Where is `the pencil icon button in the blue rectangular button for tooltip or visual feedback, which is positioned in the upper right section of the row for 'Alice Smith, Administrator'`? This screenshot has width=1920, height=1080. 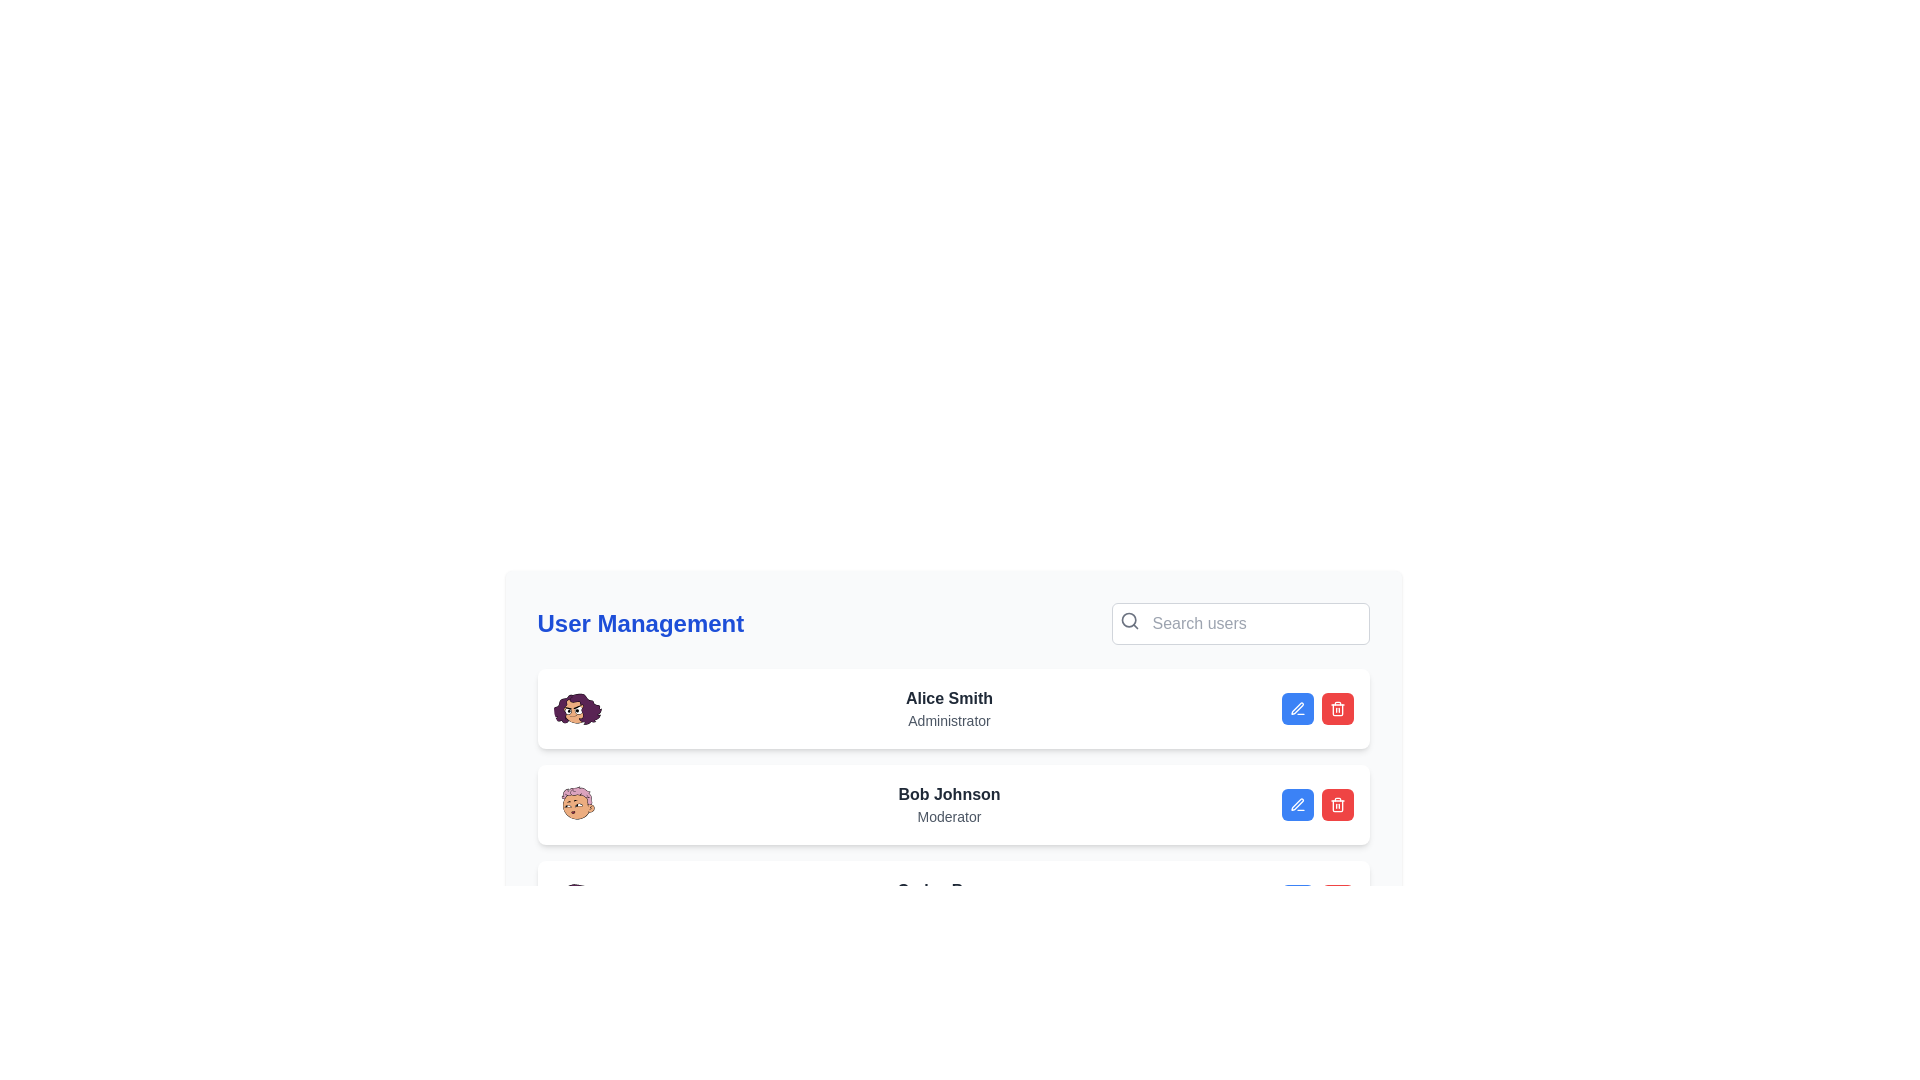 the pencil icon button in the blue rectangular button for tooltip or visual feedback, which is positioned in the upper right section of the row for 'Alice Smith, Administrator' is located at coordinates (1297, 804).